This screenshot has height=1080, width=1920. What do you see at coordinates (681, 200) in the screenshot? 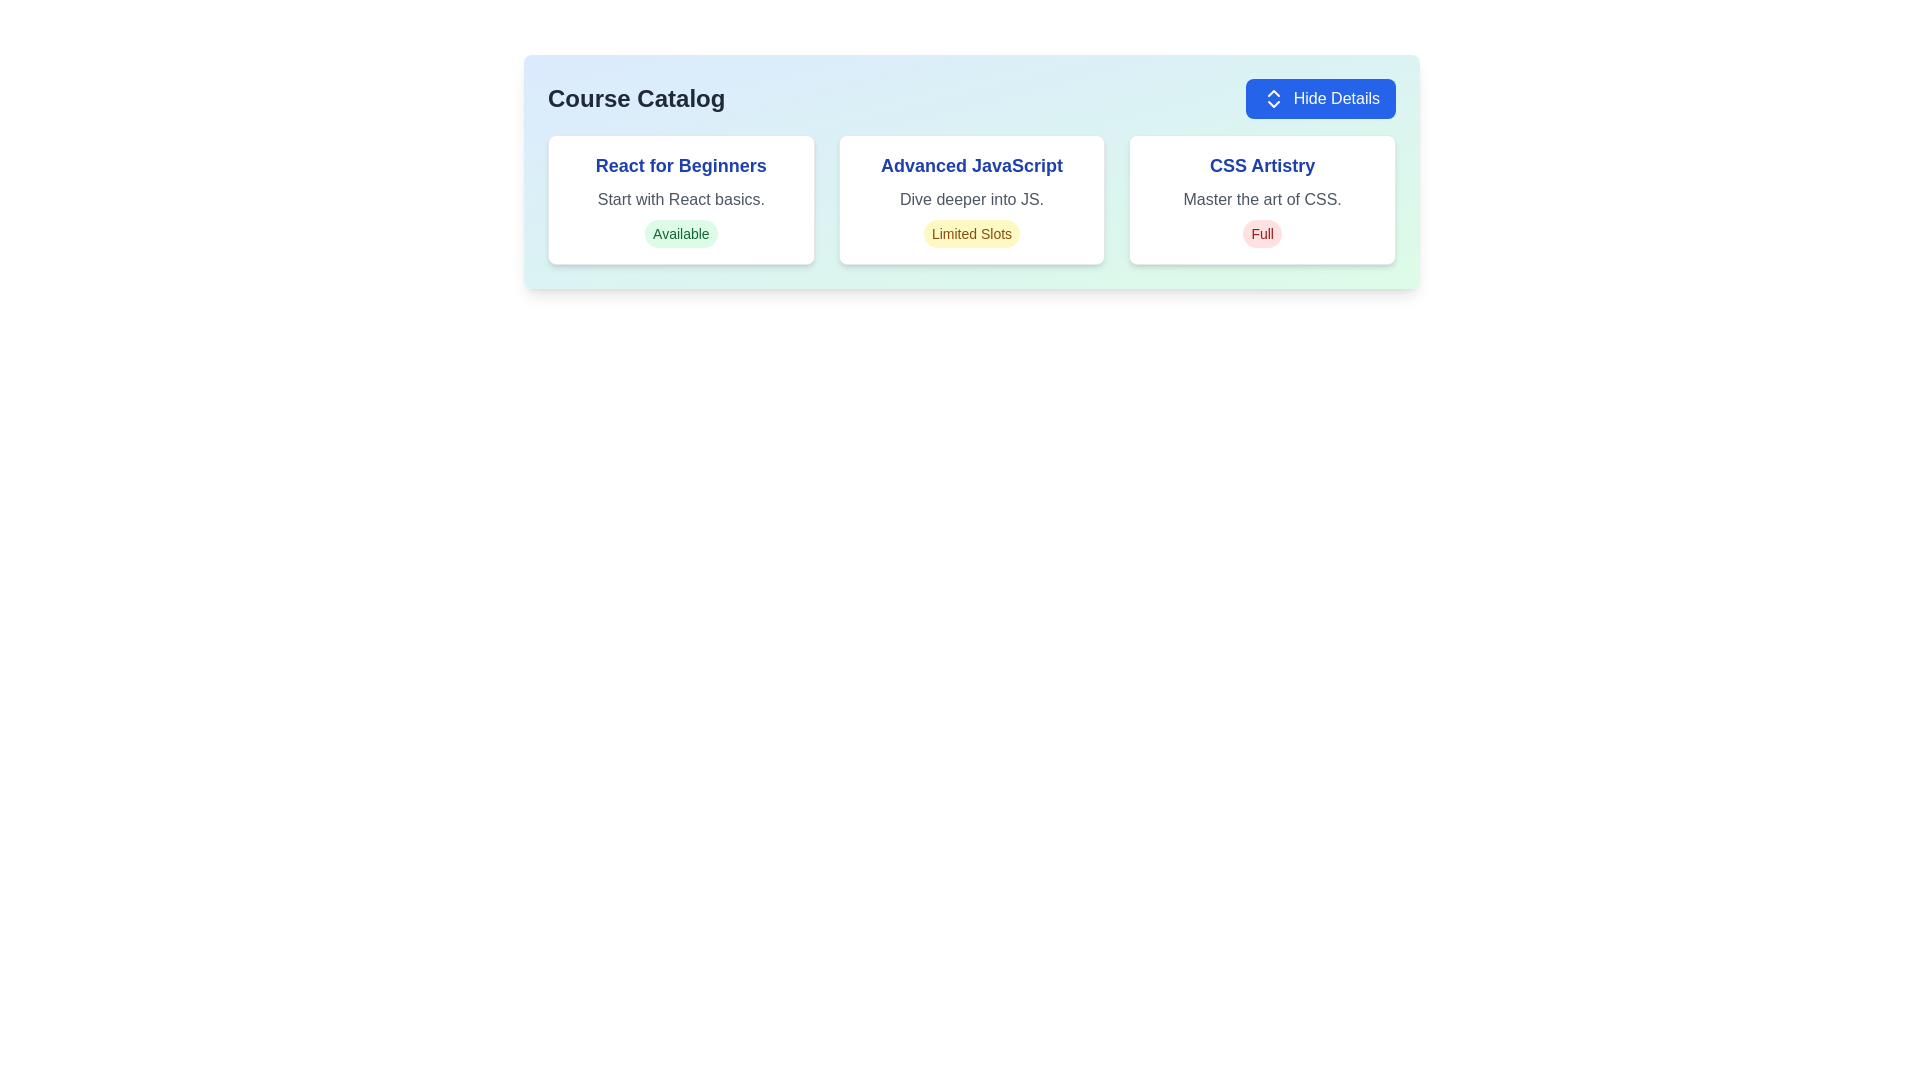
I see `the text label that provides a brief description about the course titled 'React for Beginners', located under the header and above the availability status within the leftmost card` at bounding box center [681, 200].